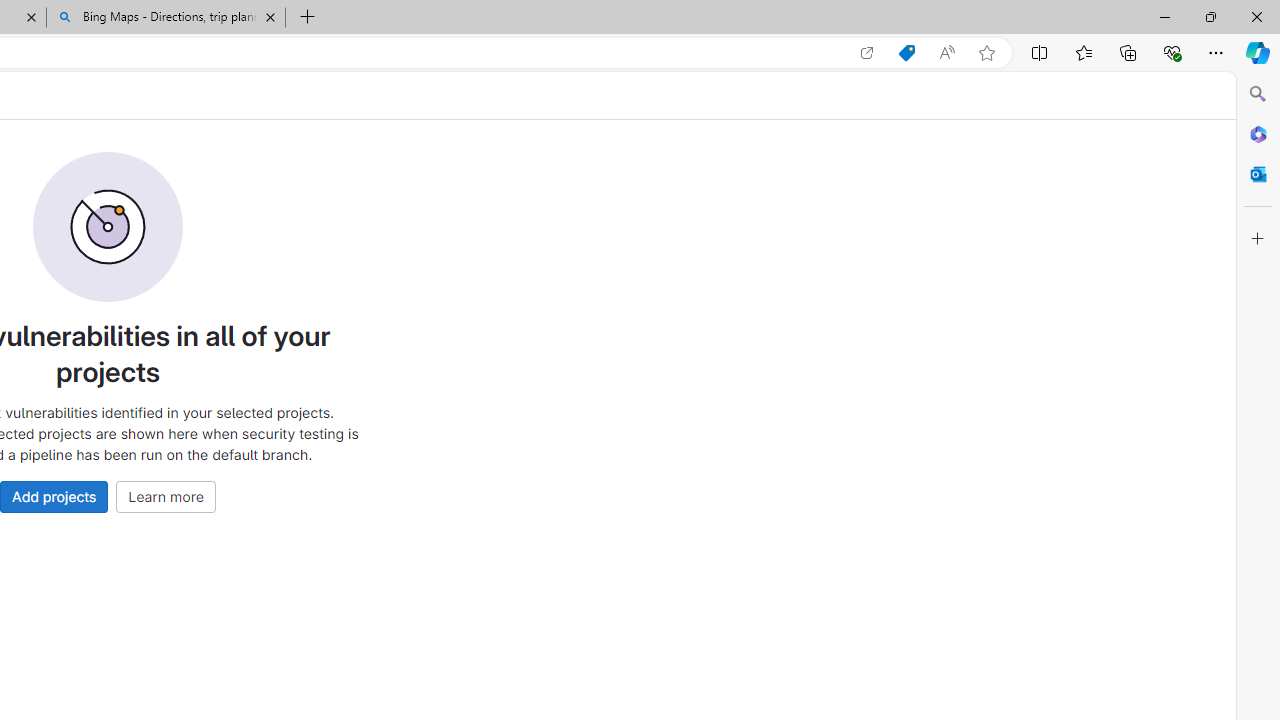 Image resolution: width=1280 pixels, height=720 pixels. What do you see at coordinates (1257, 51) in the screenshot?
I see `'Copilot (Ctrl+Shift+.)'` at bounding box center [1257, 51].